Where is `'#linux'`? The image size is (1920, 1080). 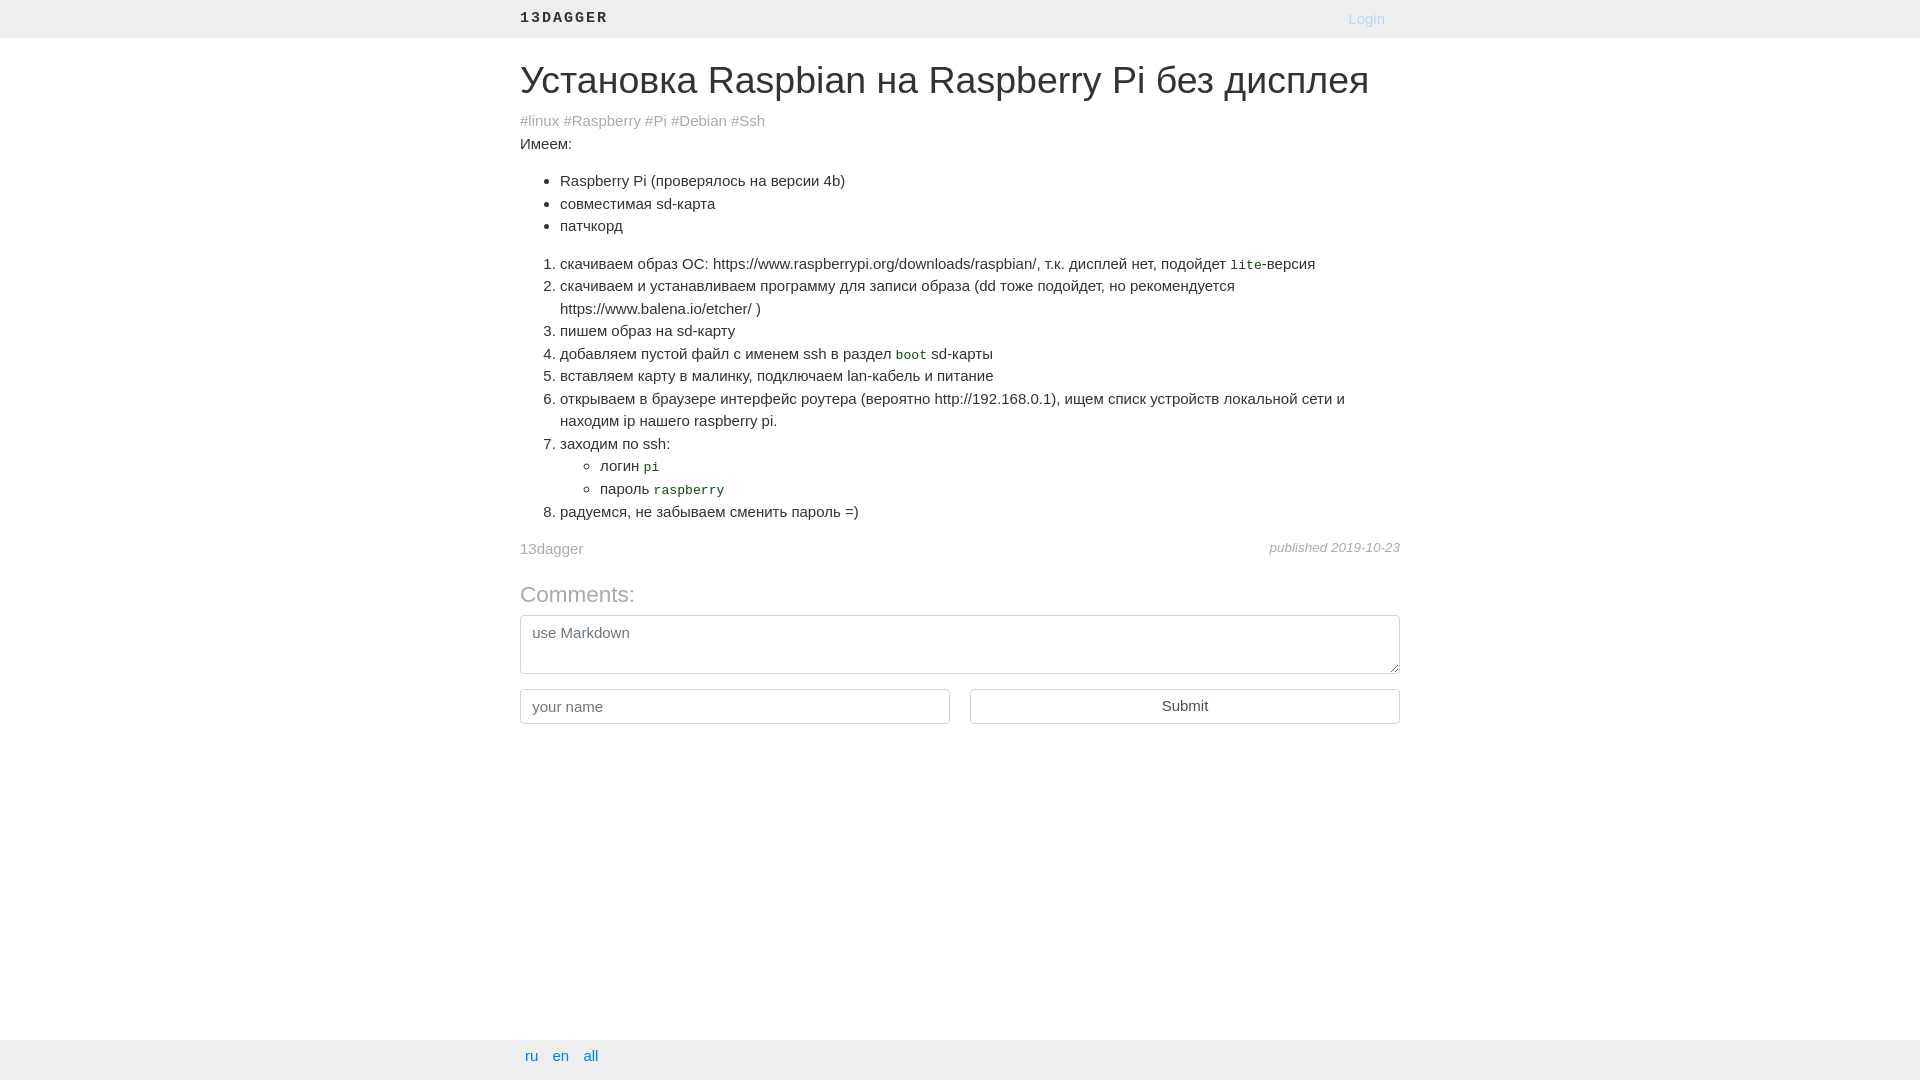 '#linux' is located at coordinates (539, 120).